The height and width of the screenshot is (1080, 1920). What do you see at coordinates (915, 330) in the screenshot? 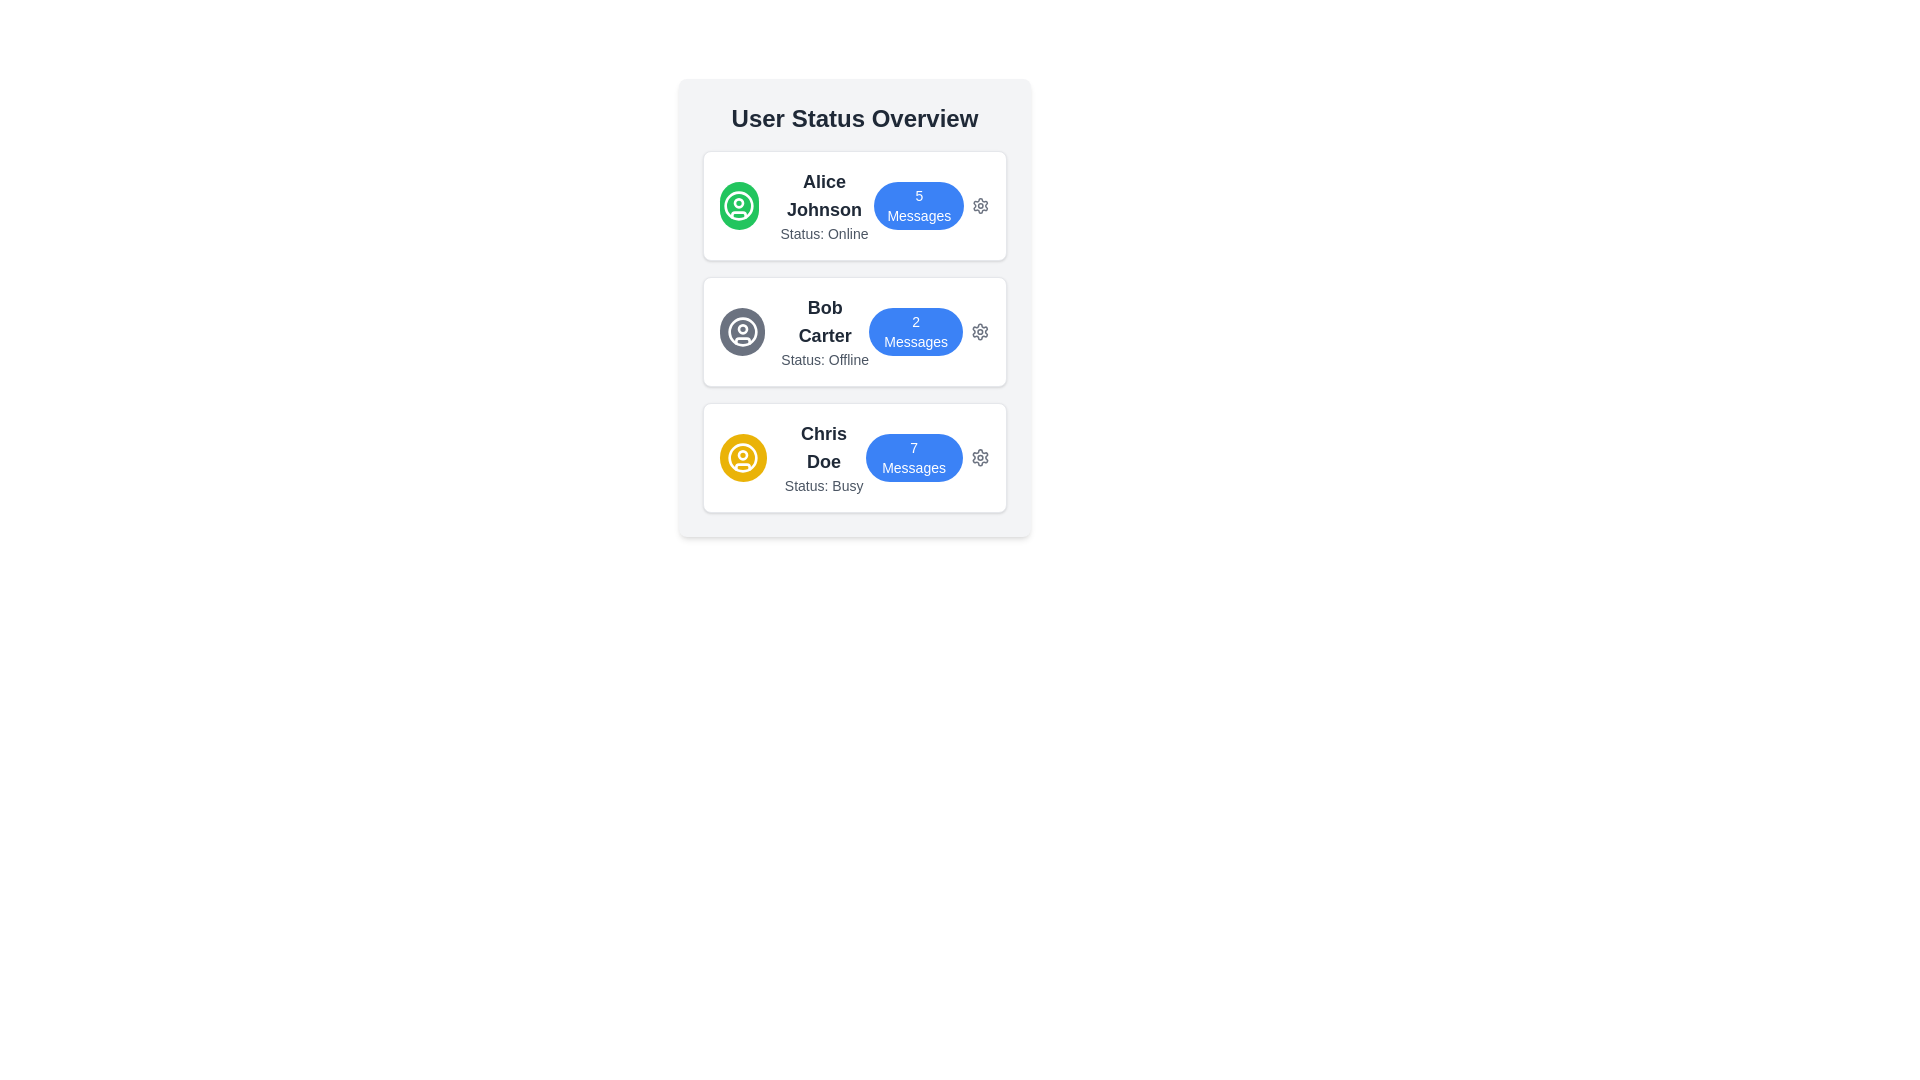
I see `the button next to the user 'Bob Carter'` at bounding box center [915, 330].